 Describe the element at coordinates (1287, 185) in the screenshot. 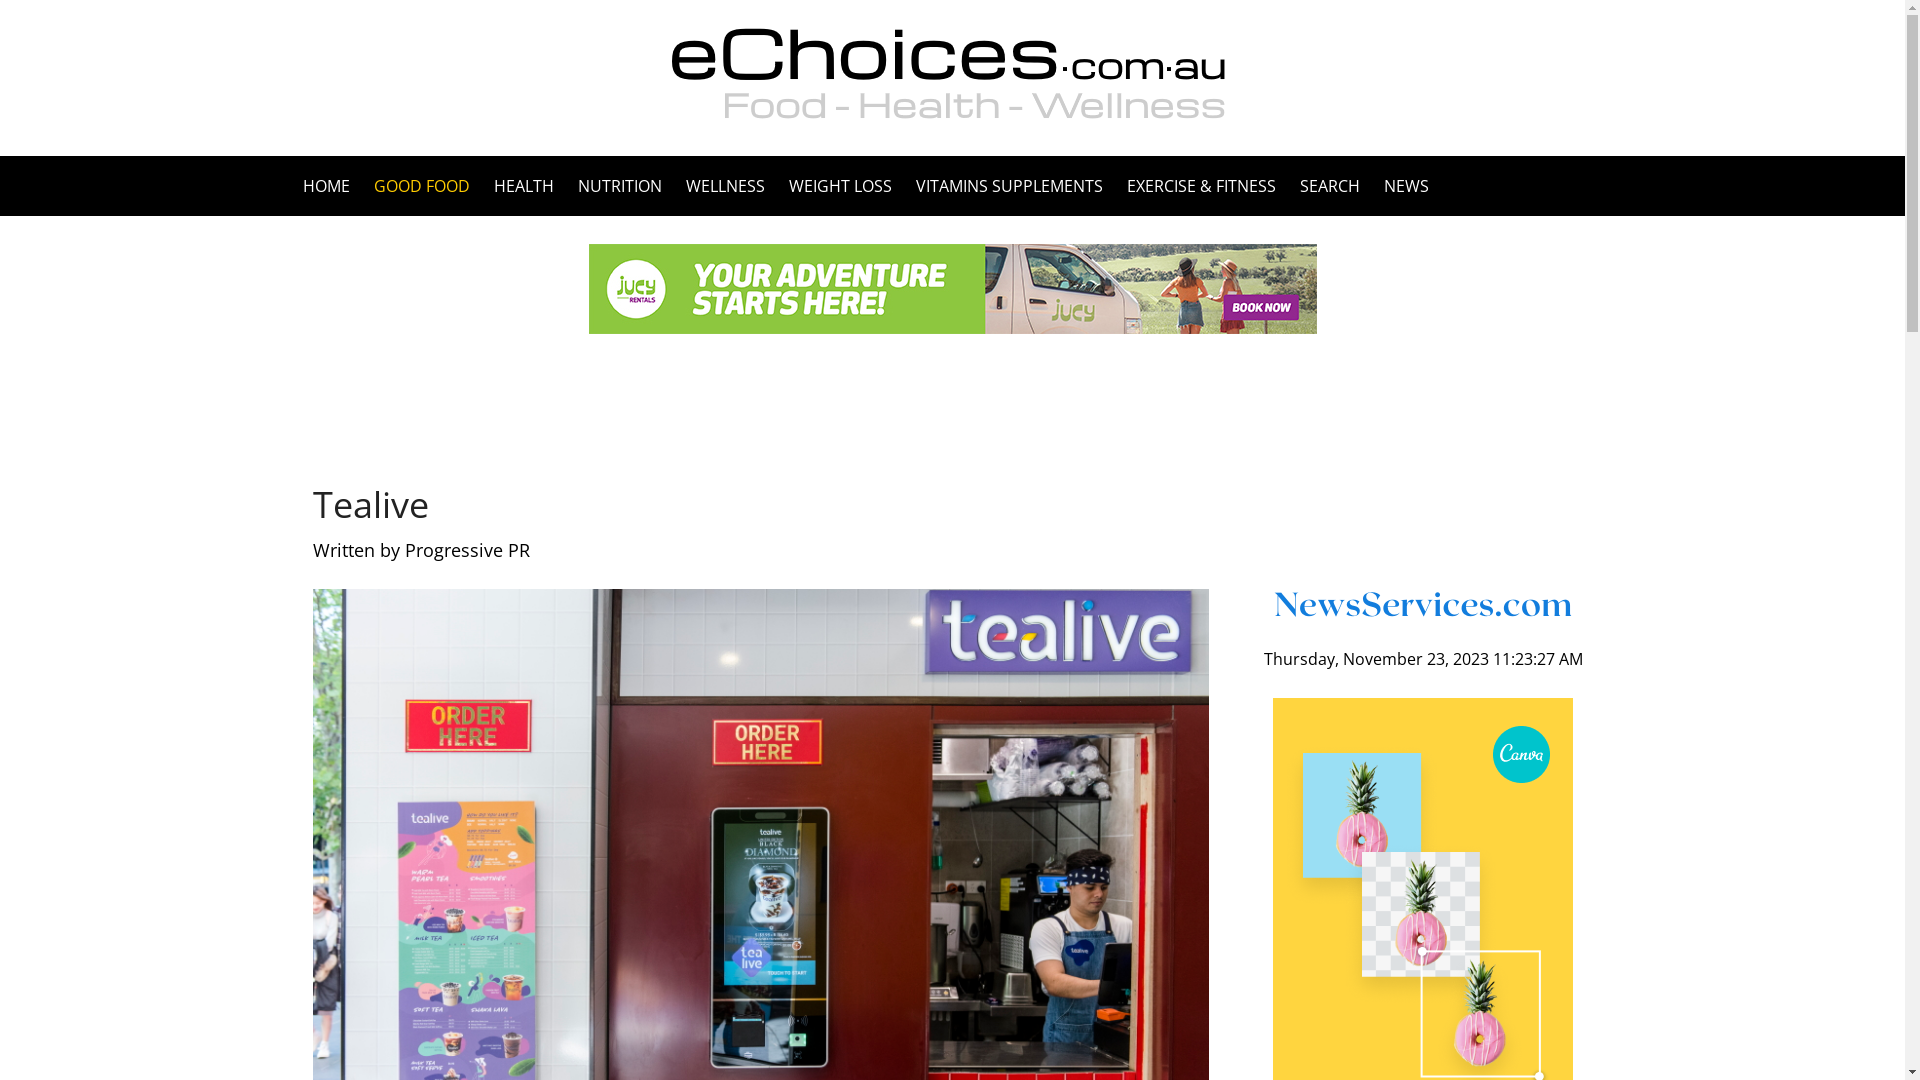

I see `'SEARCH'` at that location.